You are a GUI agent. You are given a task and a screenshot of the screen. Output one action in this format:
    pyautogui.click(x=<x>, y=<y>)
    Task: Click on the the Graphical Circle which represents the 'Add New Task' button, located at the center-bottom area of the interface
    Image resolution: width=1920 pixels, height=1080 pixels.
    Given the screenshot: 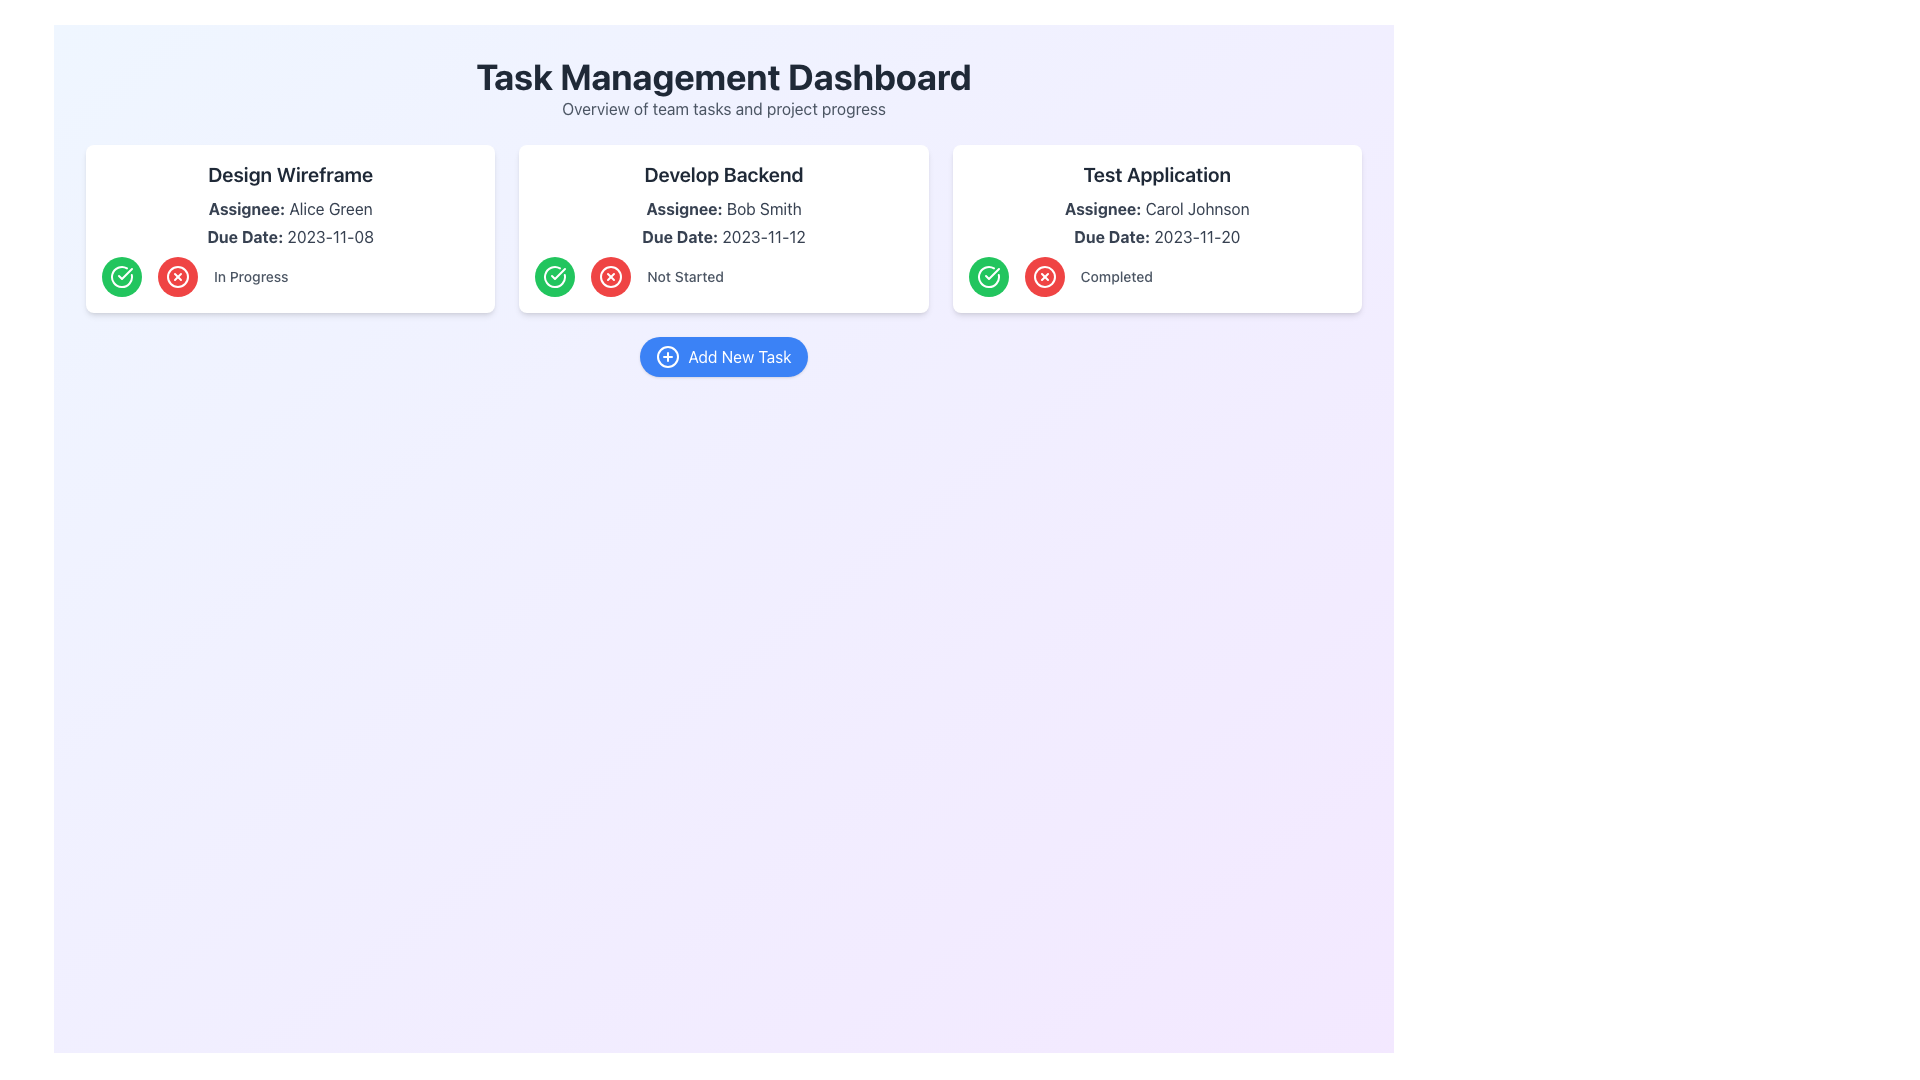 What is the action you would take?
    pyautogui.click(x=668, y=356)
    